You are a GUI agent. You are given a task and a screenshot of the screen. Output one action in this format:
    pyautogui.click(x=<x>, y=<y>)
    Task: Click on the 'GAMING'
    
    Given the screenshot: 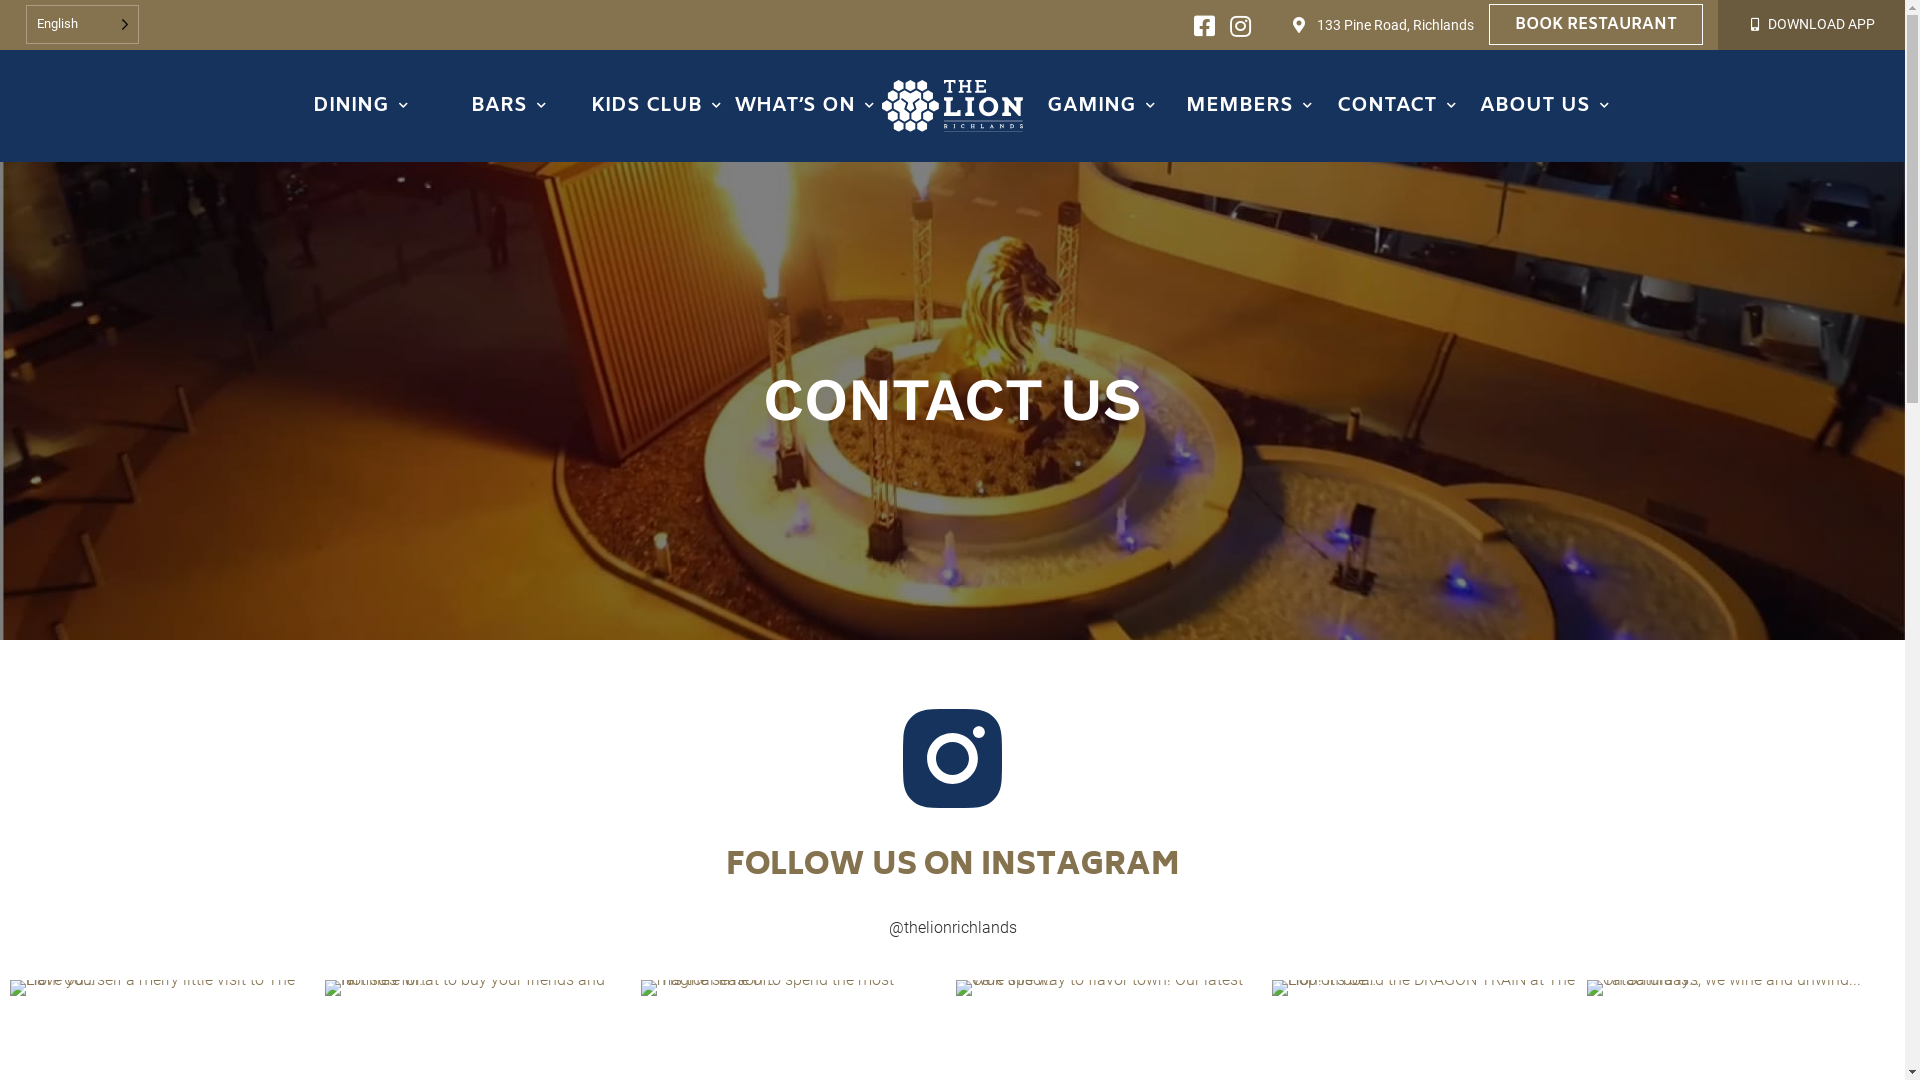 What is the action you would take?
    pyautogui.click(x=1099, y=105)
    